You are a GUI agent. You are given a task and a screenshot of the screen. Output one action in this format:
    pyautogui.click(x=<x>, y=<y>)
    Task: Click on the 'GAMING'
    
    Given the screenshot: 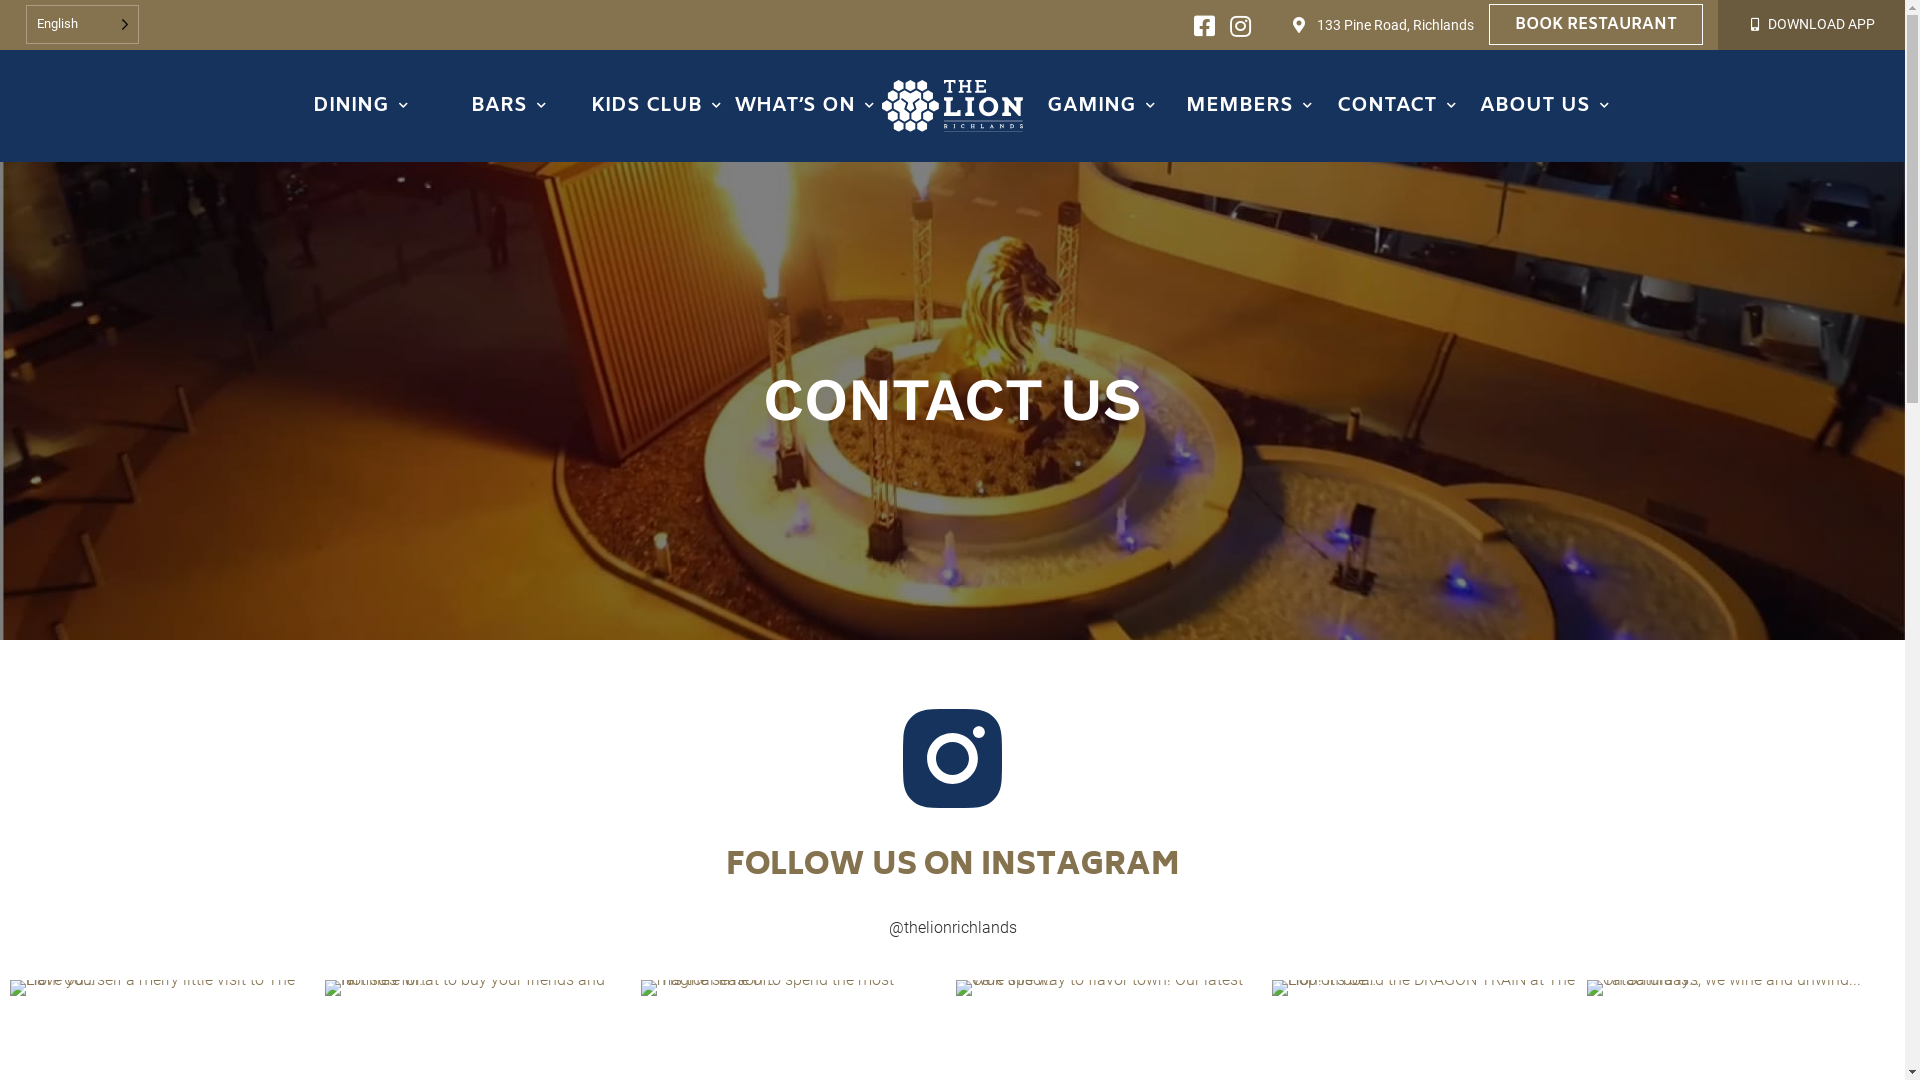 What is the action you would take?
    pyautogui.click(x=1099, y=105)
    